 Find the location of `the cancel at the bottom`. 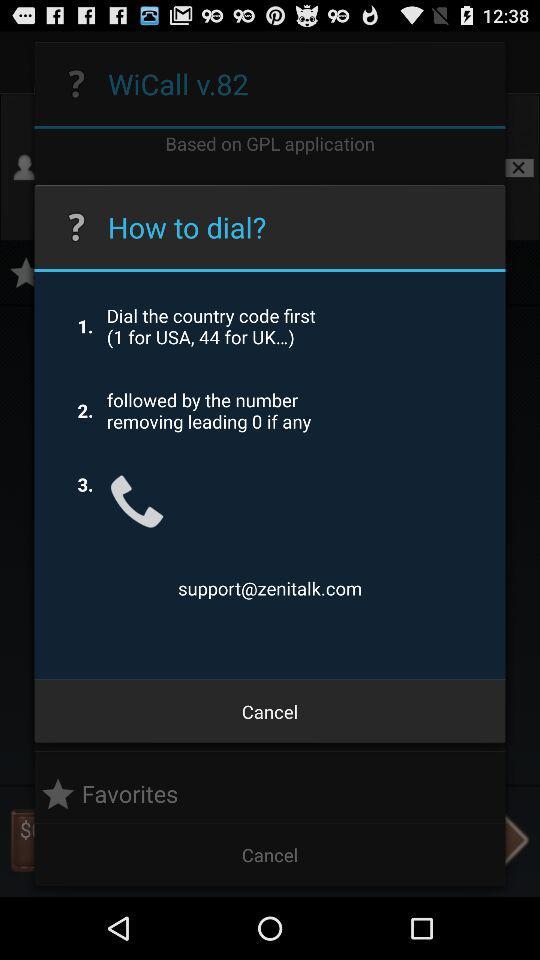

the cancel at the bottom is located at coordinates (270, 711).